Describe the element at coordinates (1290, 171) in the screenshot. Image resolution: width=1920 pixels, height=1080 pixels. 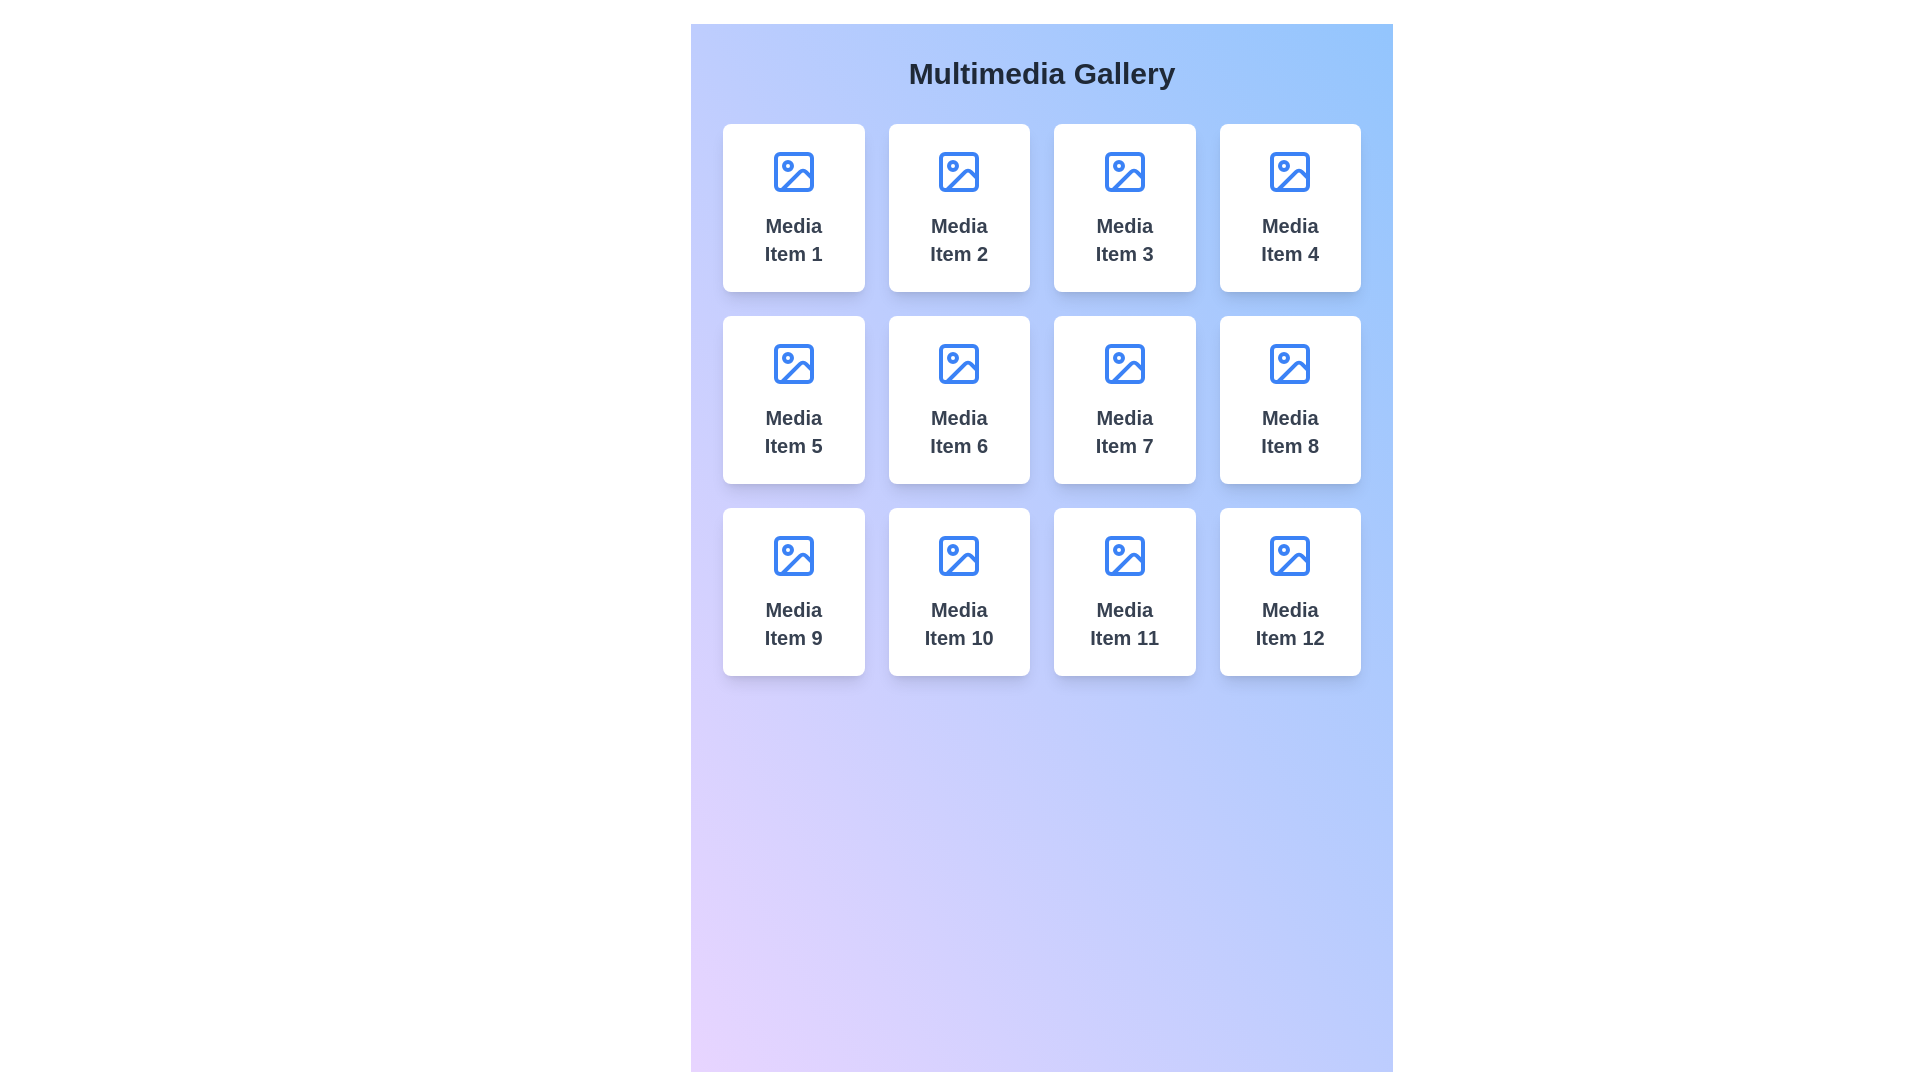
I see `the small rectangular shape with rounded corners that is part of the 'Media Item 4' icon in the multimedia gallery` at that location.